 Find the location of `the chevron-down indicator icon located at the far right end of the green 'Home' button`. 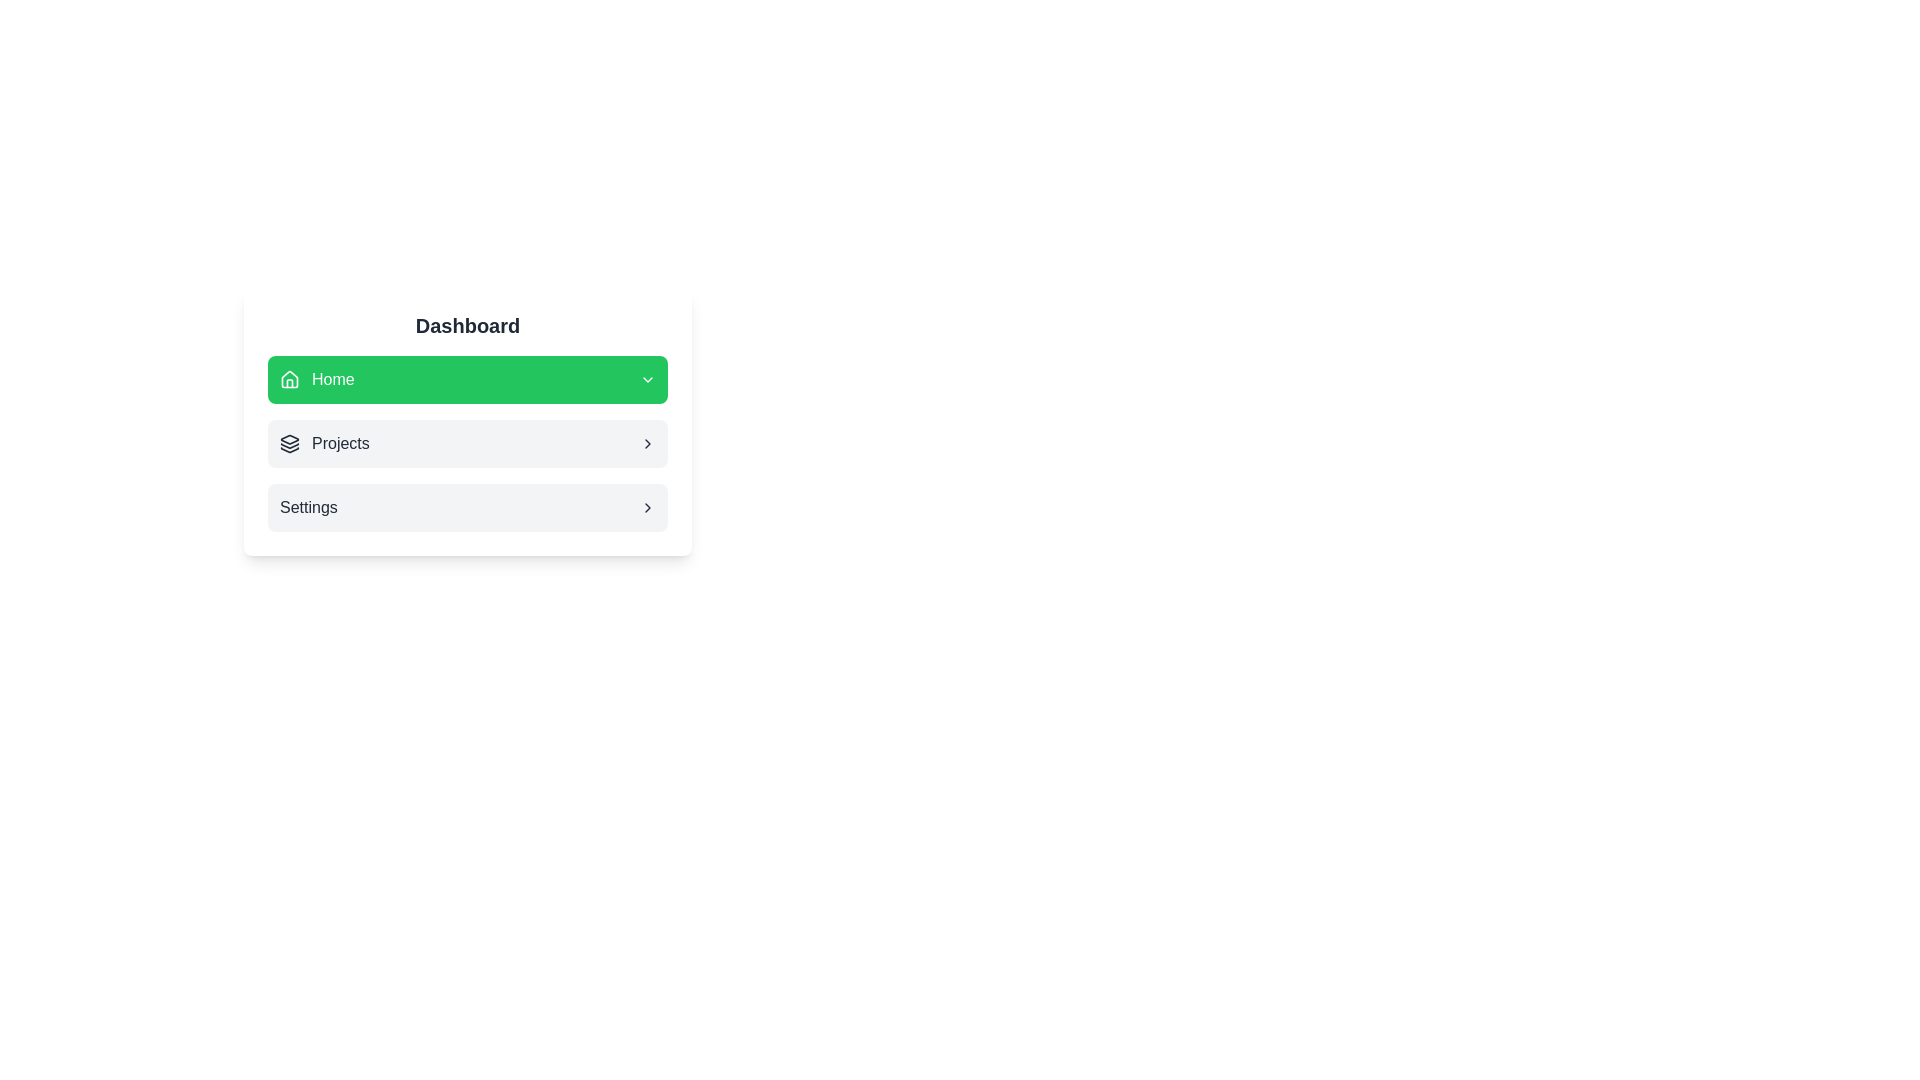

the chevron-down indicator icon located at the far right end of the green 'Home' button is located at coordinates (648, 380).